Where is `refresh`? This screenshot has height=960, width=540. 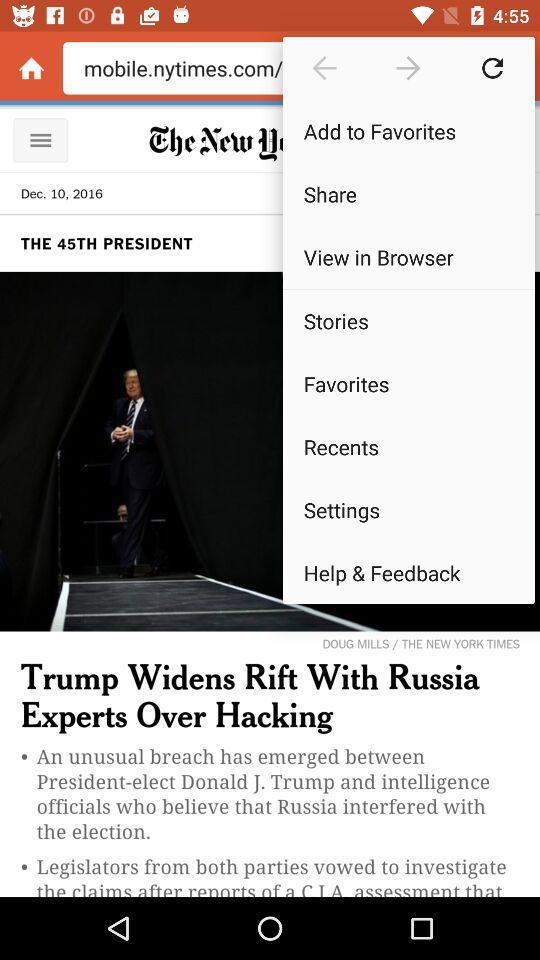 refresh is located at coordinates (491, 68).